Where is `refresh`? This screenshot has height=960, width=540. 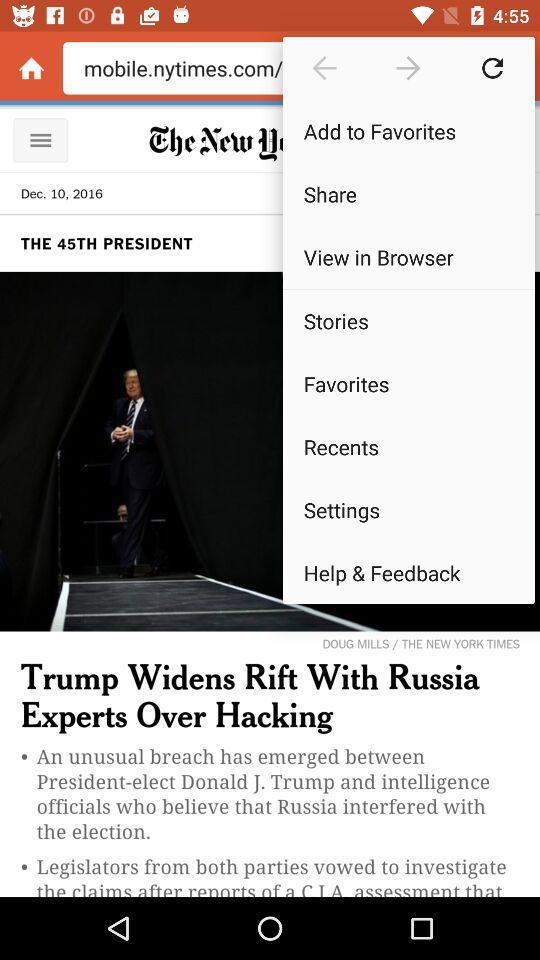 refresh is located at coordinates (491, 68).